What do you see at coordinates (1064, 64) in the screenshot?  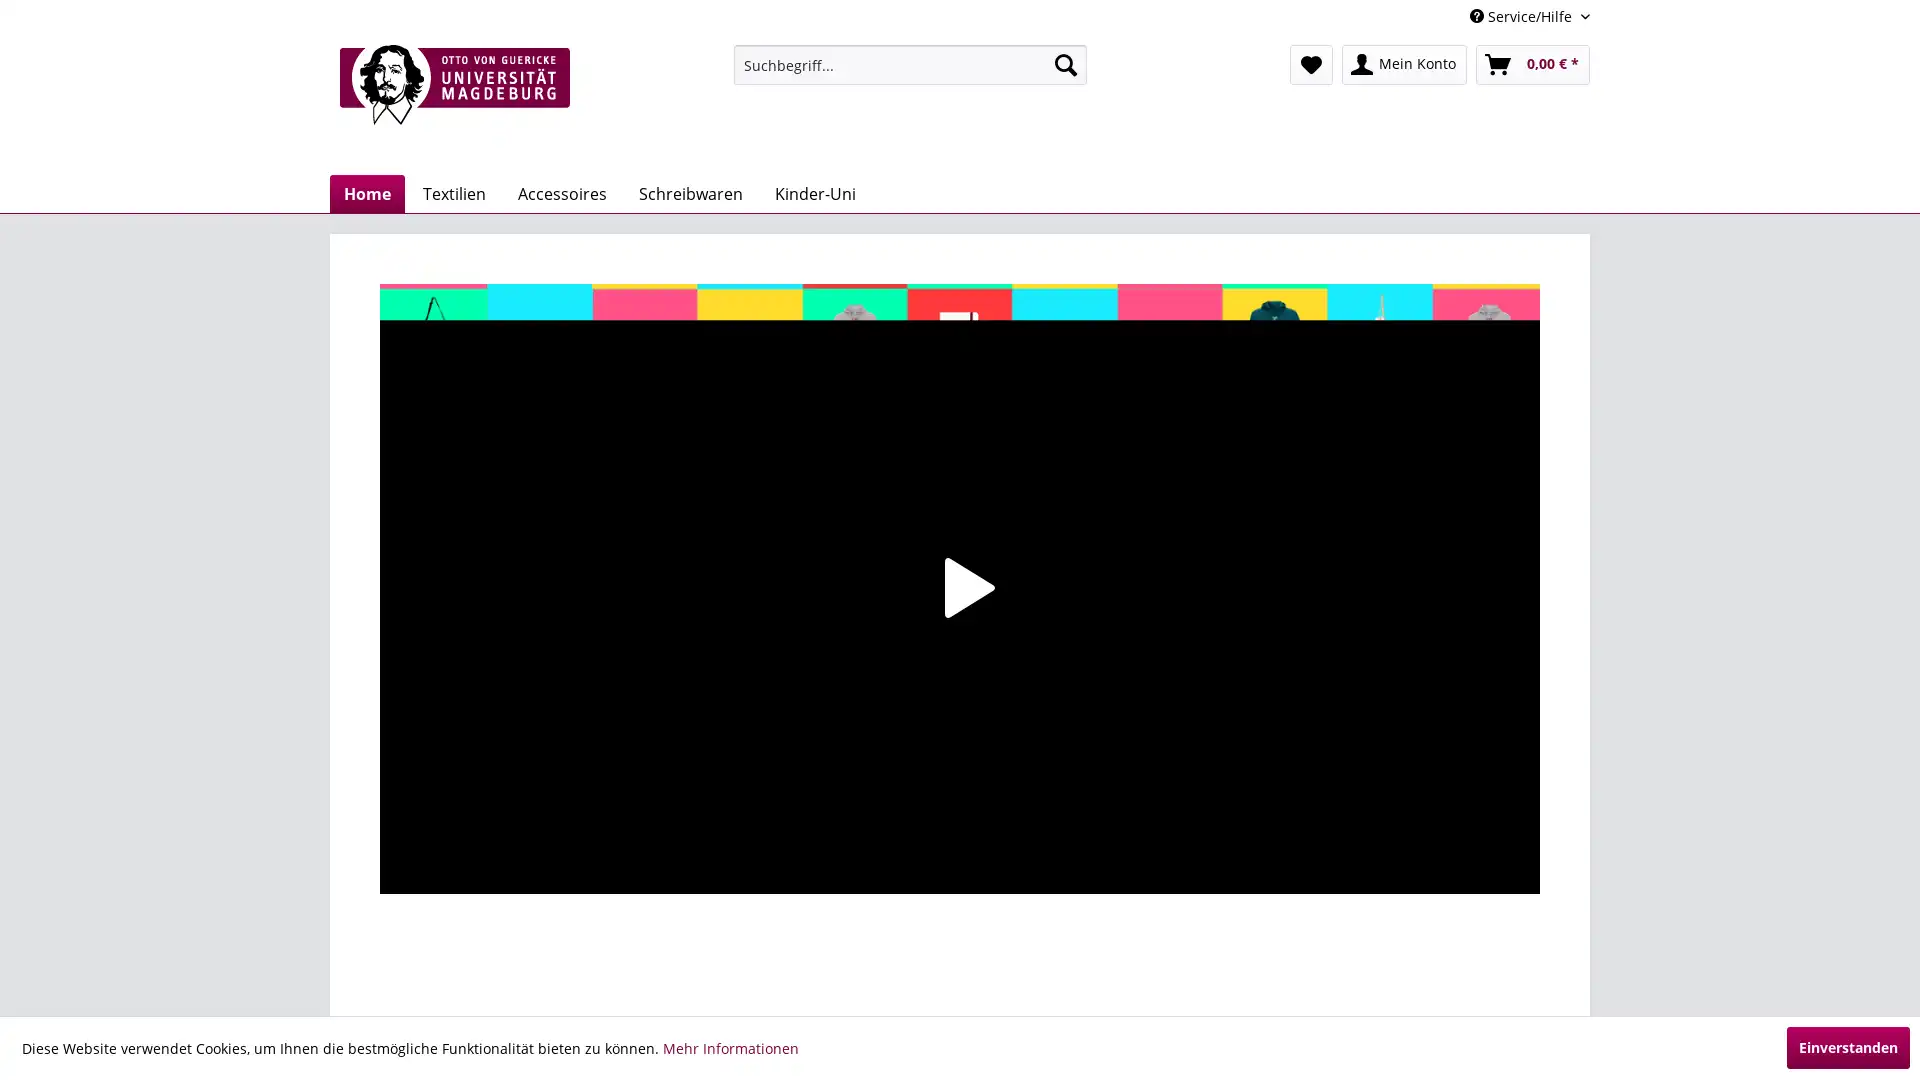 I see `Suchen` at bounding box center [1064, 64].